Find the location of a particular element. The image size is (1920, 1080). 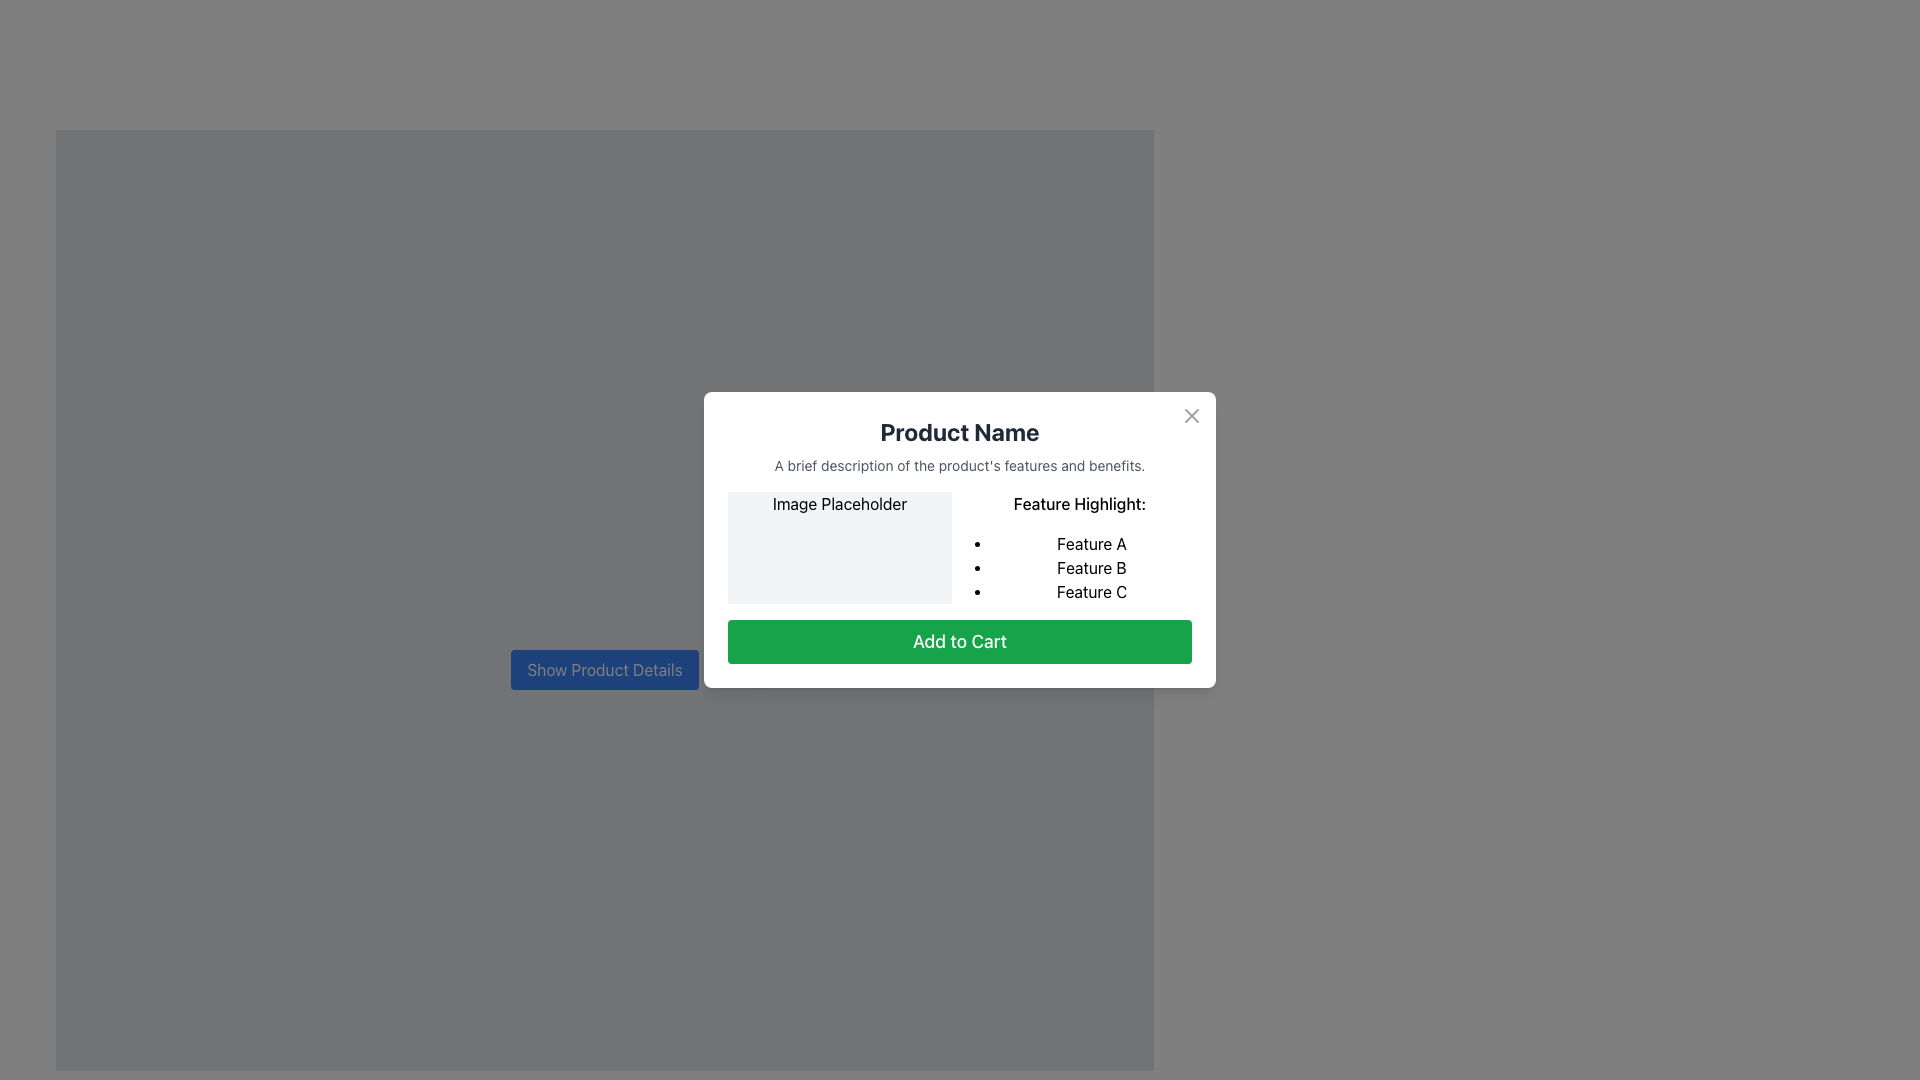

the text element presenting 'Feature B' in the 'Feature Highlight' list, positioned between 'Feature A' and 'Feature C' is located at coordinates (1090, 567).